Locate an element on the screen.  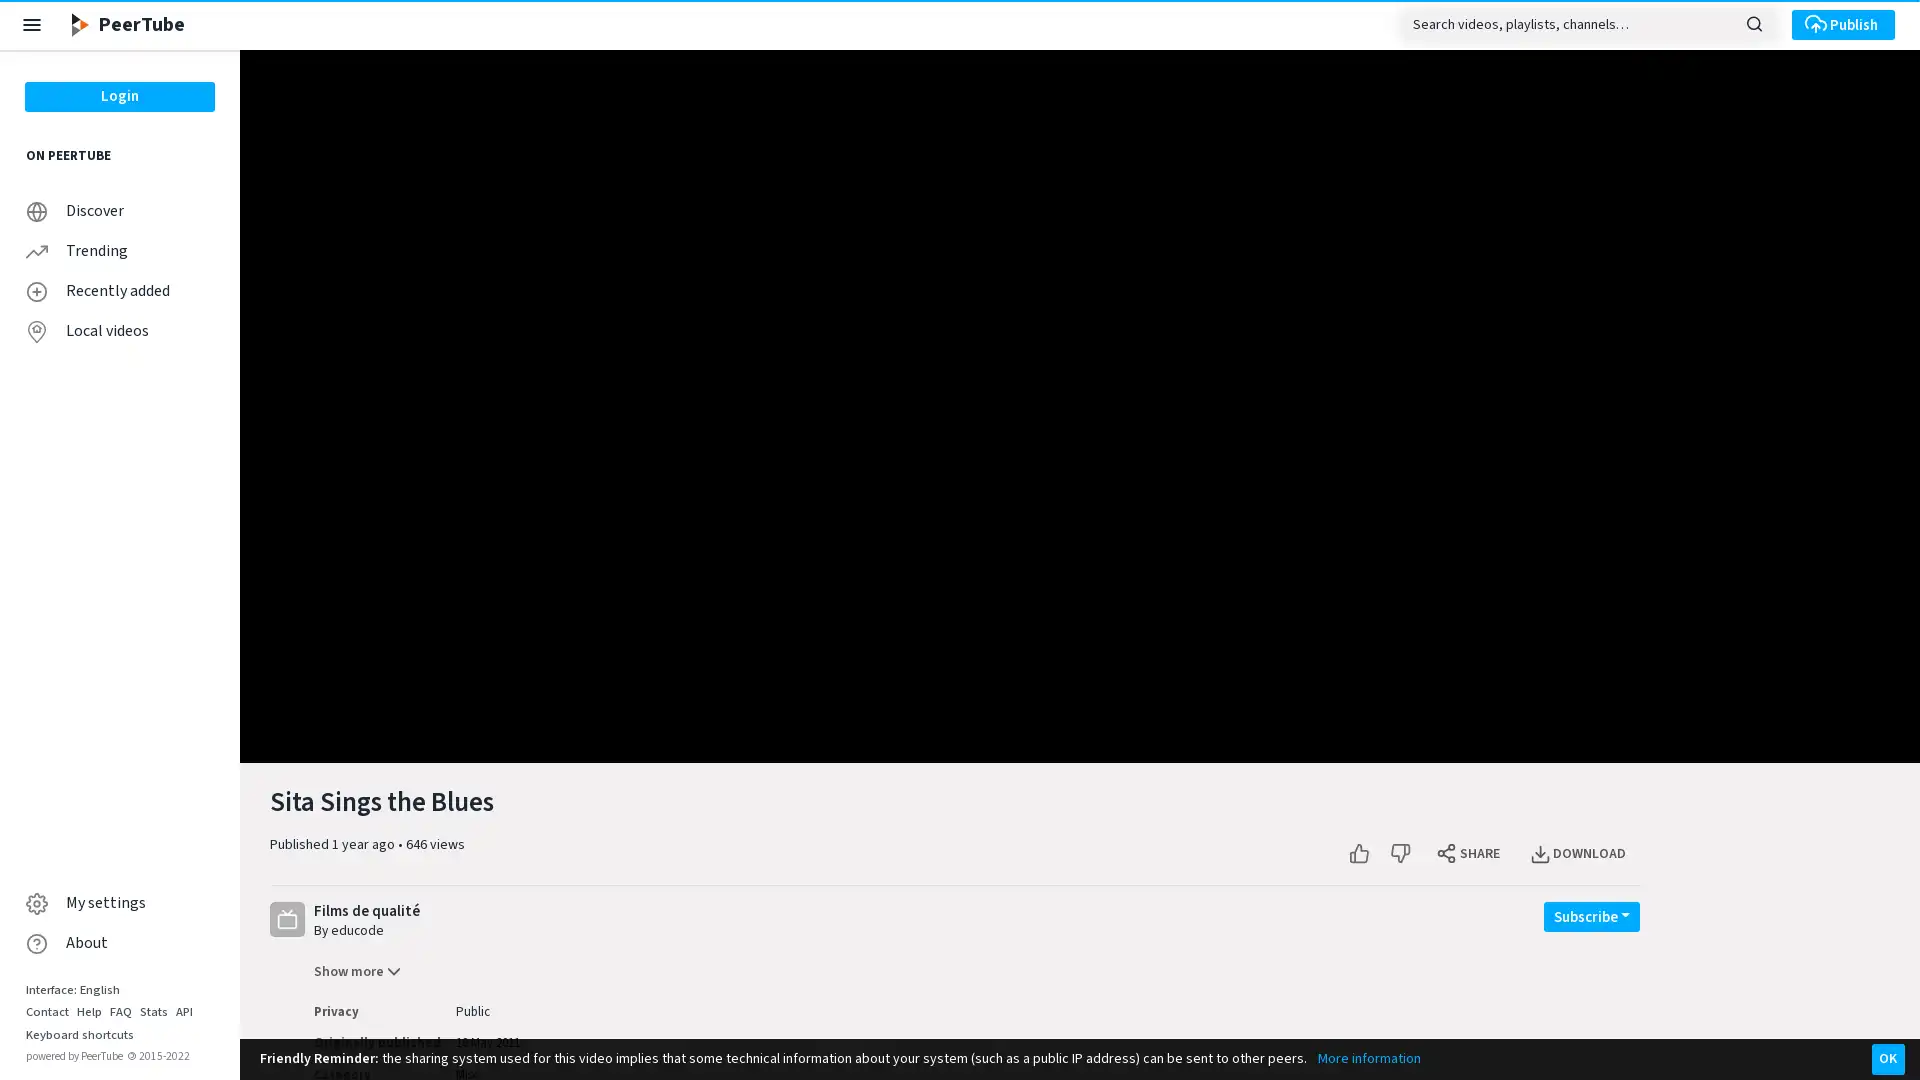
Interface: English is located at coordinates (72, 988).